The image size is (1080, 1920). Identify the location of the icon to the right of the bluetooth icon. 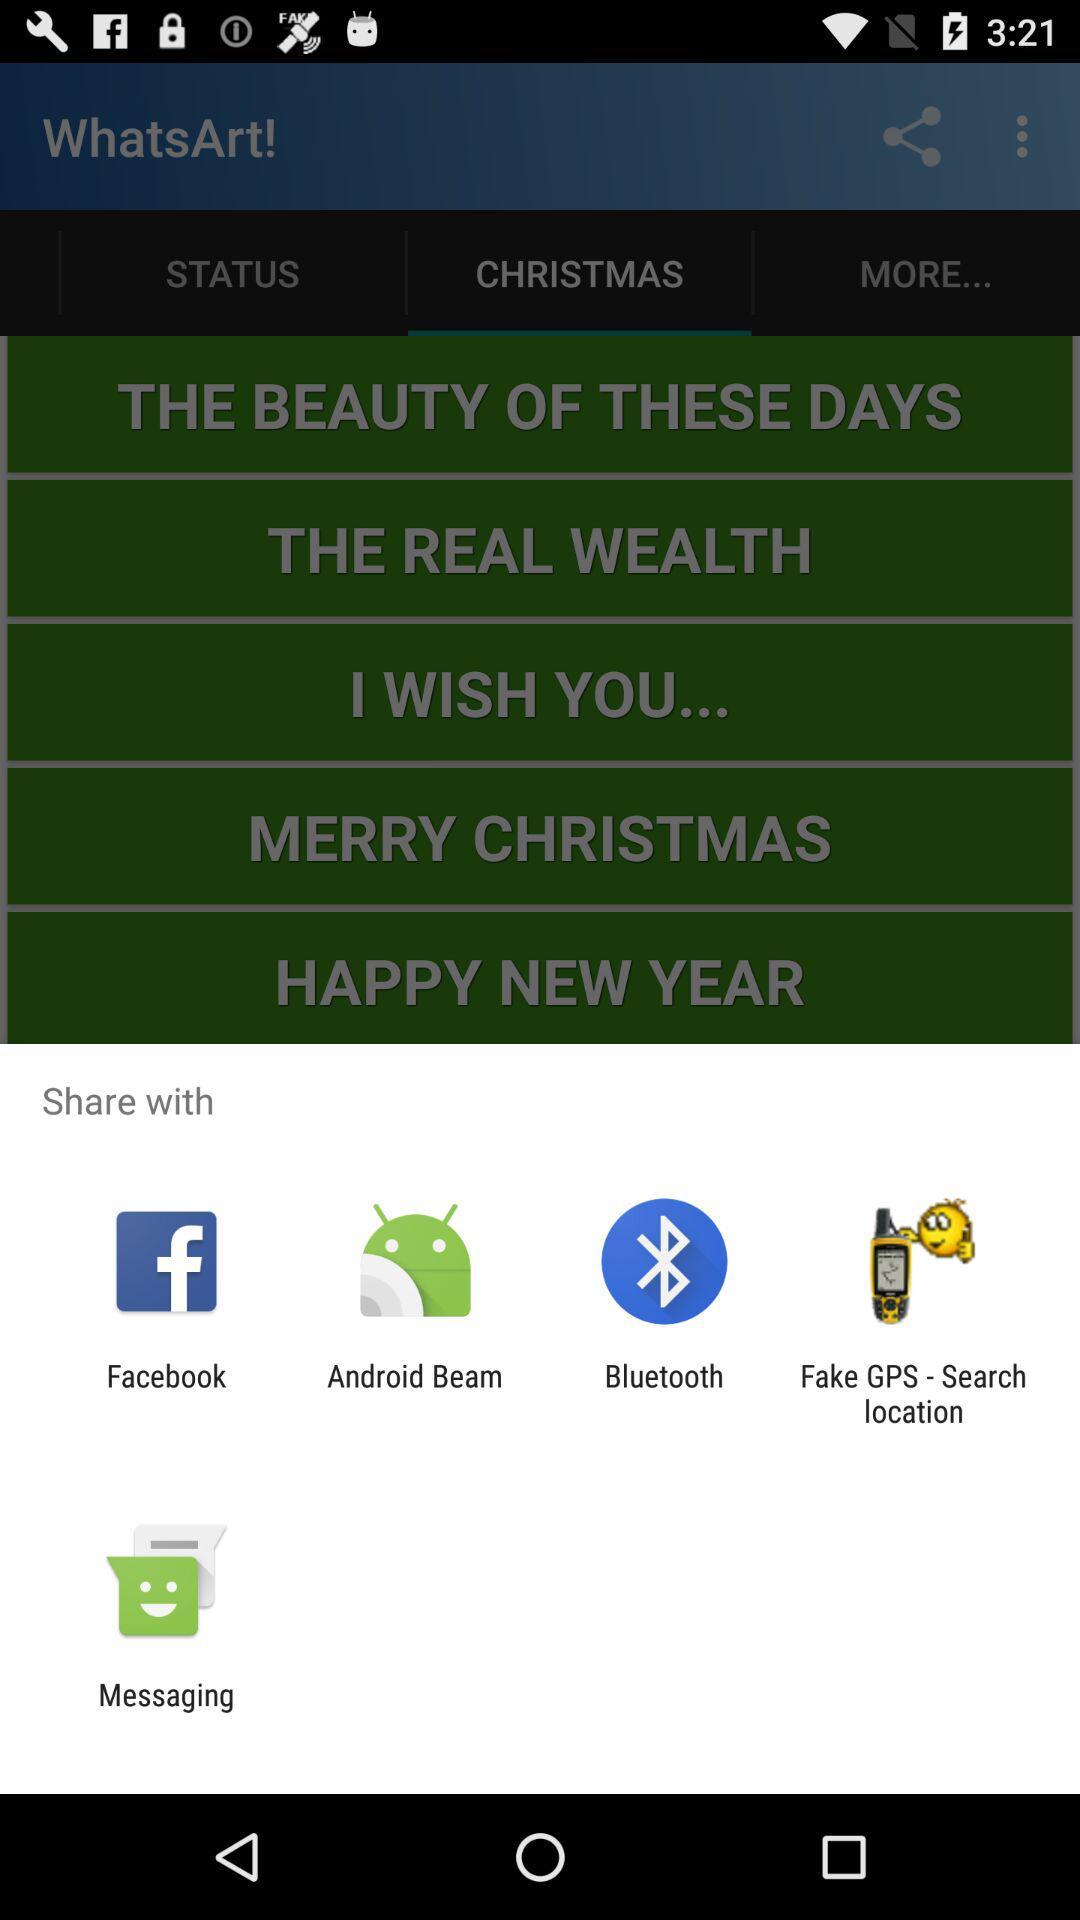
(913, 1392).